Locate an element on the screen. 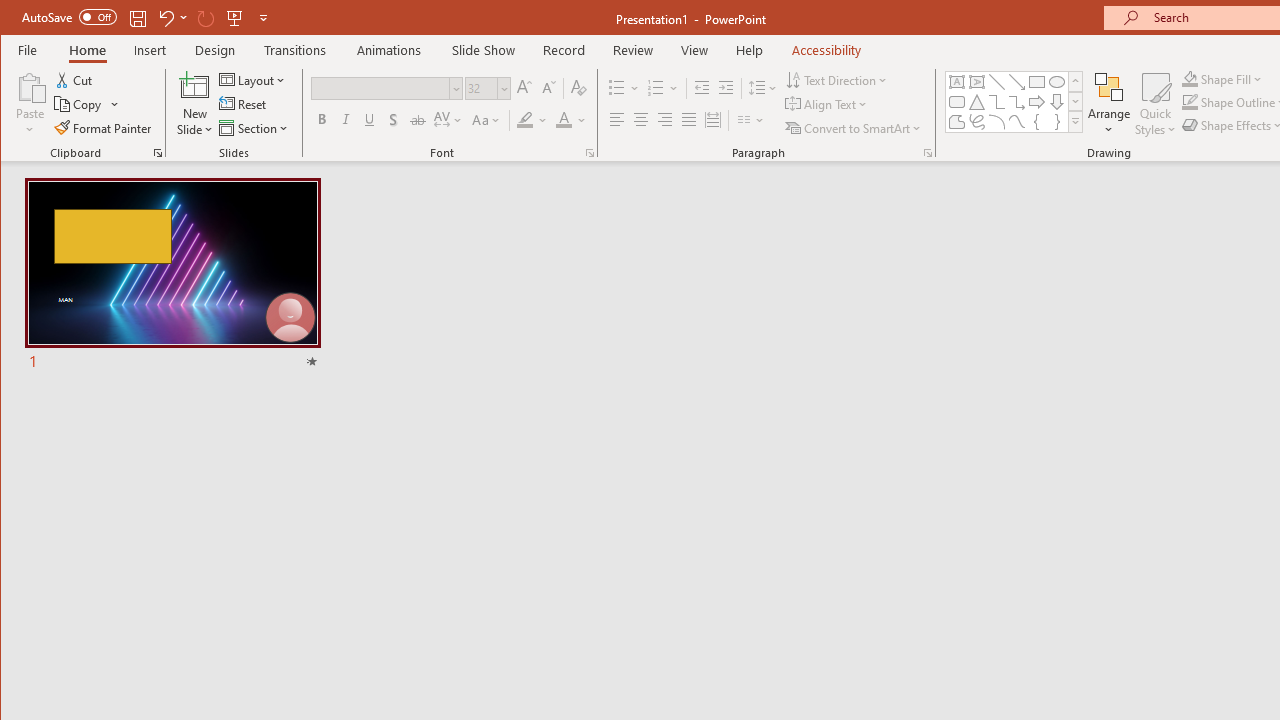 The height and width of the screenshot is (720, 1280). 'Connector: Elbow Arrow' is located at coordinates (1016, 102).